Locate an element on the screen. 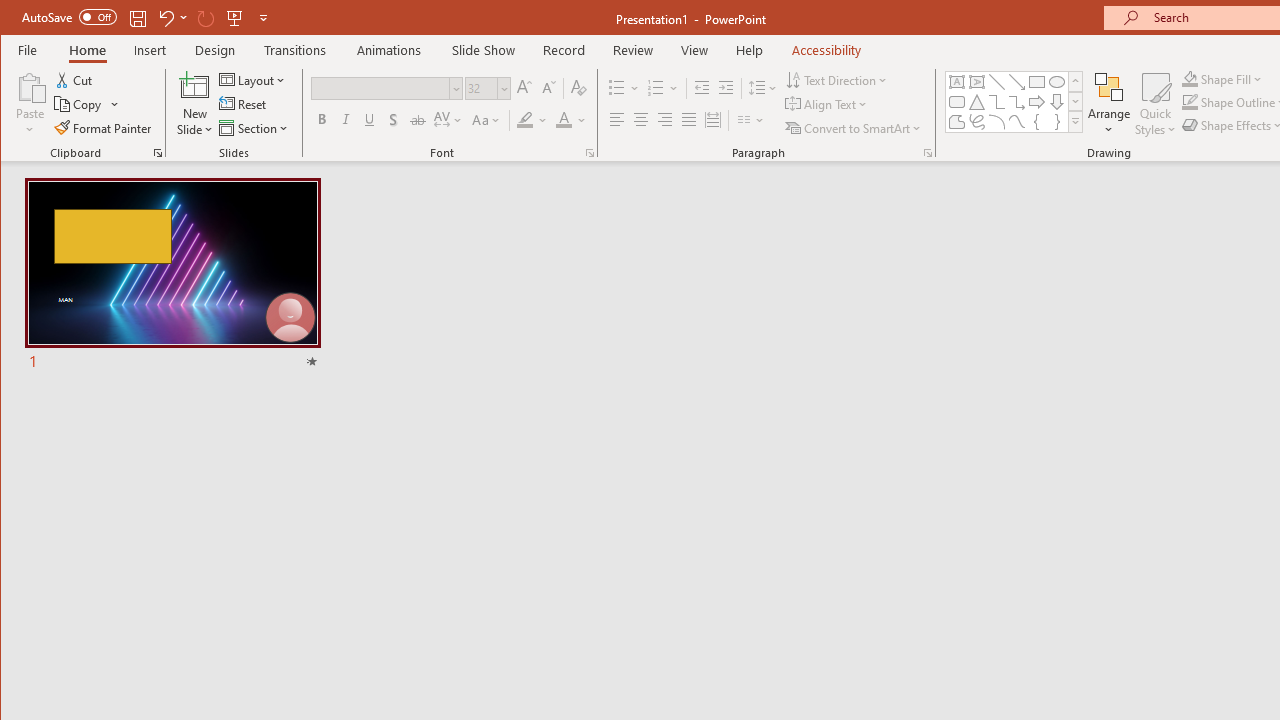 The height and width of the screenshot is (720, 1280). 'Connector: Elbow Arrow' is located at coordinates (1016, 102).